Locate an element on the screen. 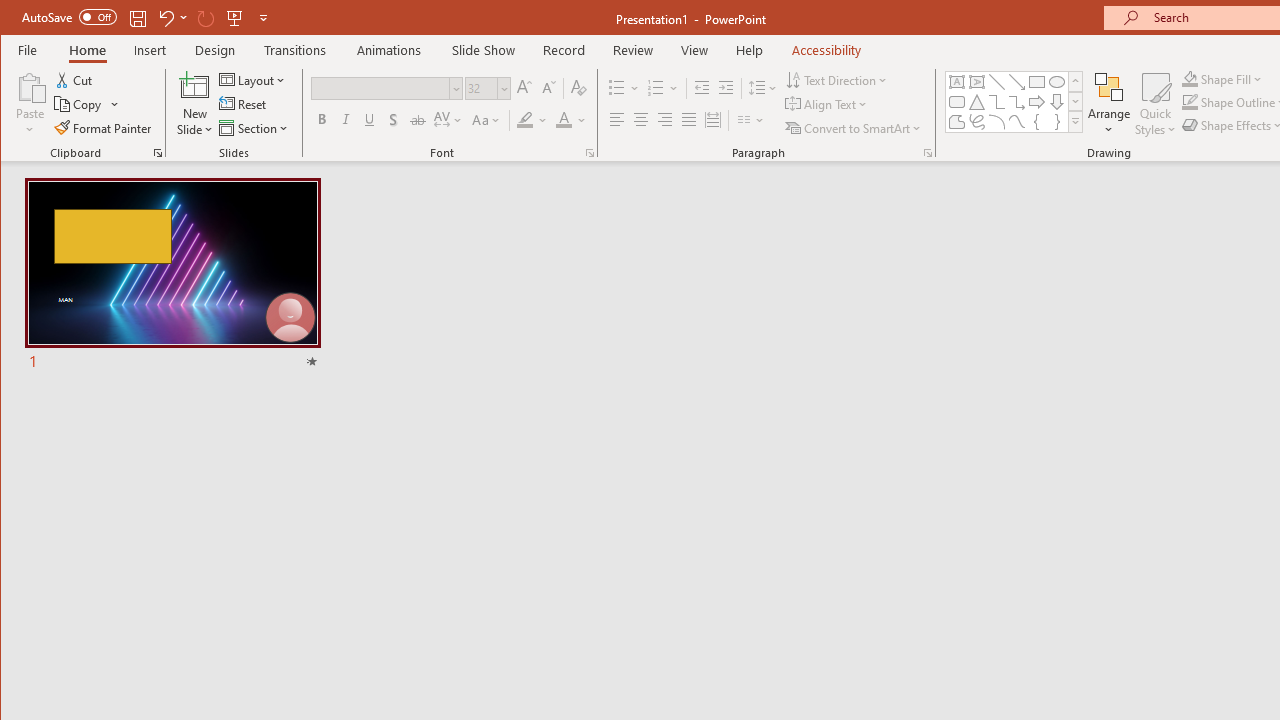 The height and width of the screenshot is (720, 1280). 'Connector: Elbow Arrow' is located at coordinates (1016, 102).